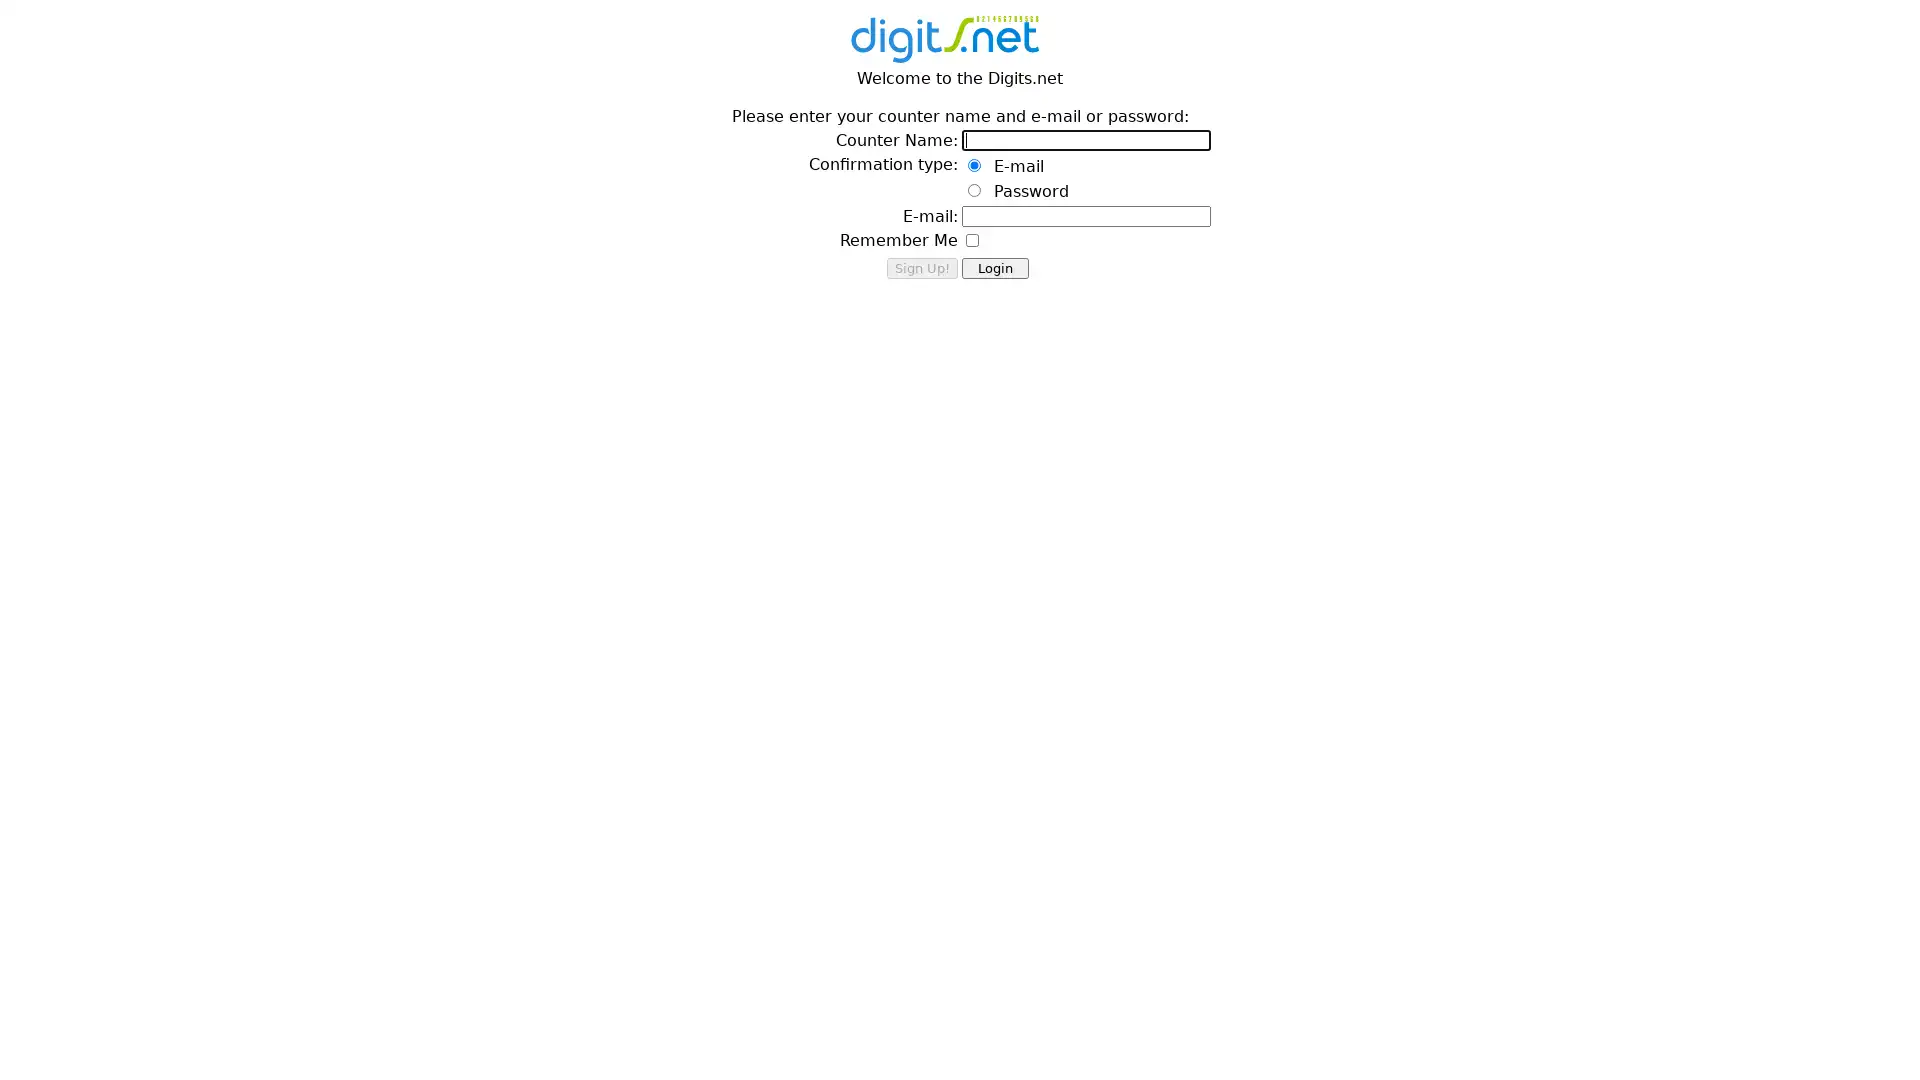 Image resolution: width=1920 pixels, height=1080 pixels. Describe the element at coordinates (921, 267) in the screenshot. I see `Sign Up!` at that location.